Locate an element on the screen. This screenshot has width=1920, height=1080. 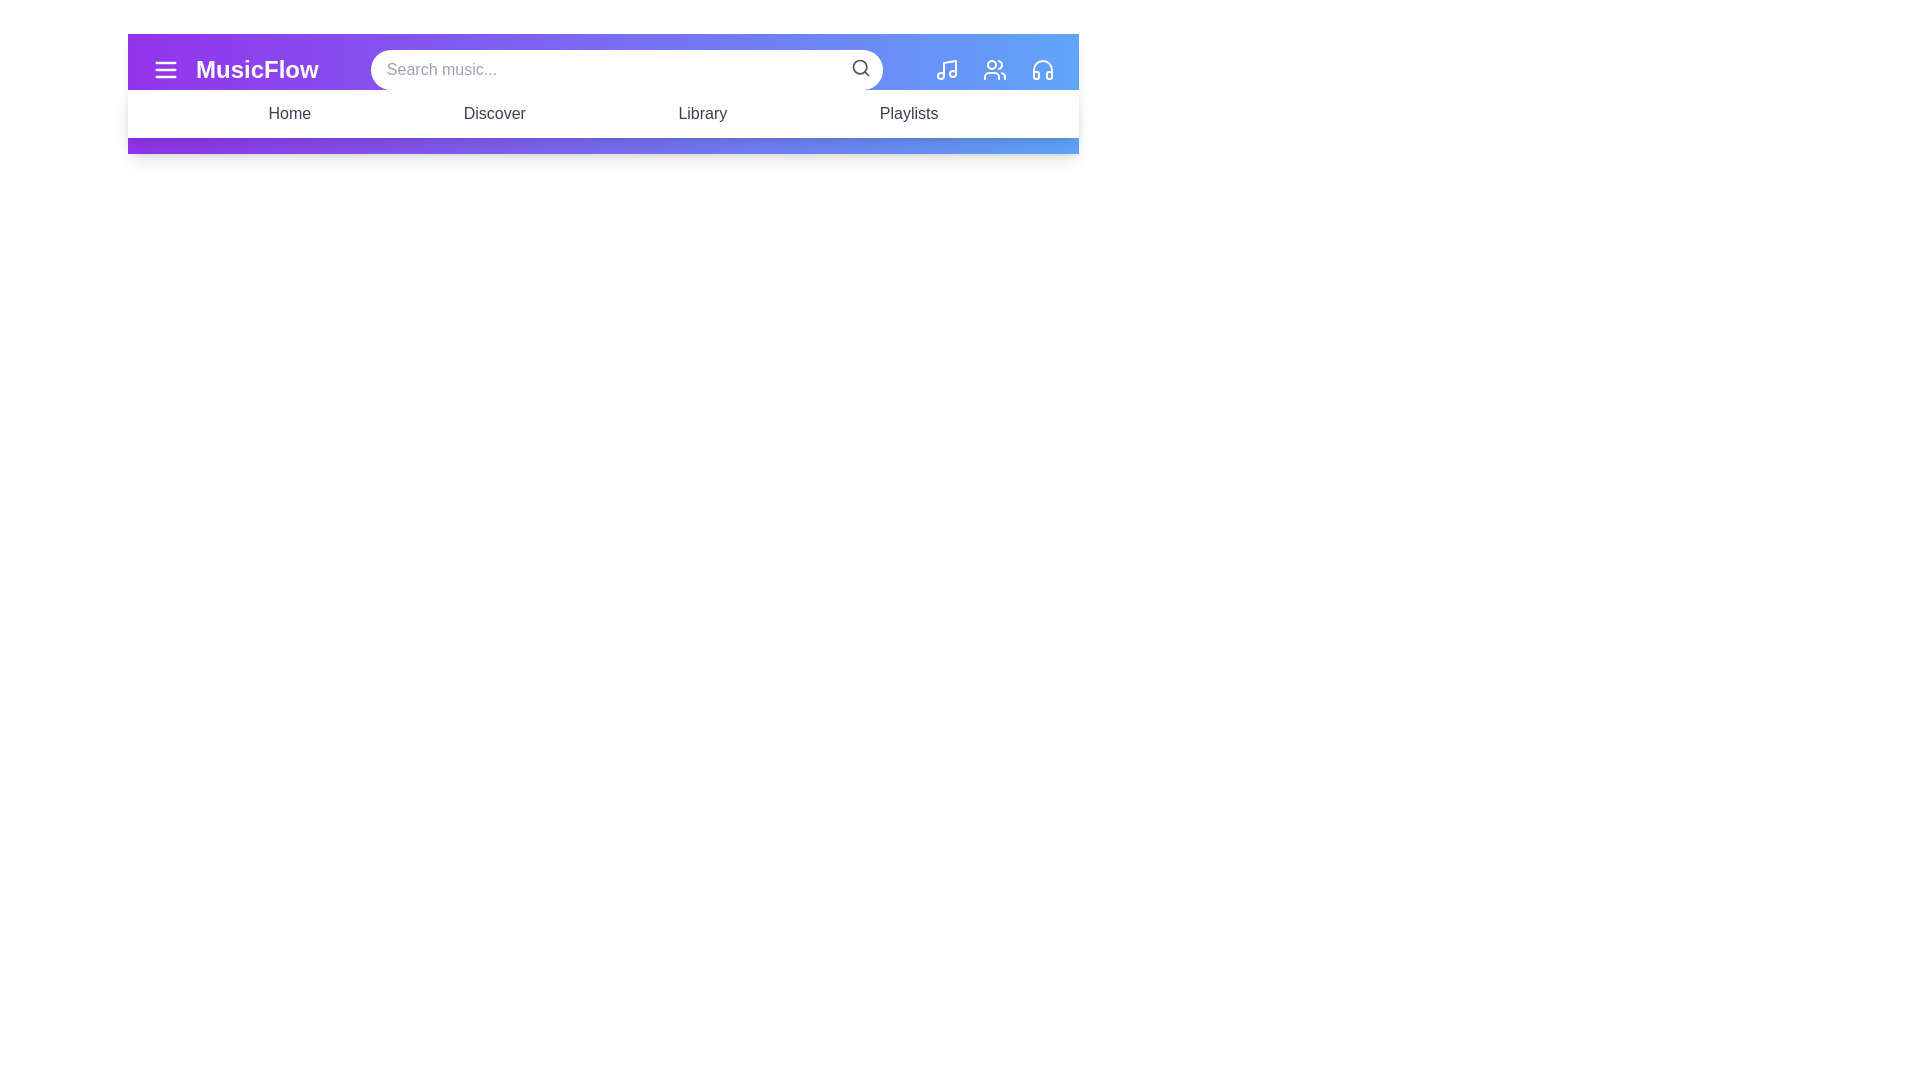
the navigation menu item Discover is located at coordinates (494, 114).